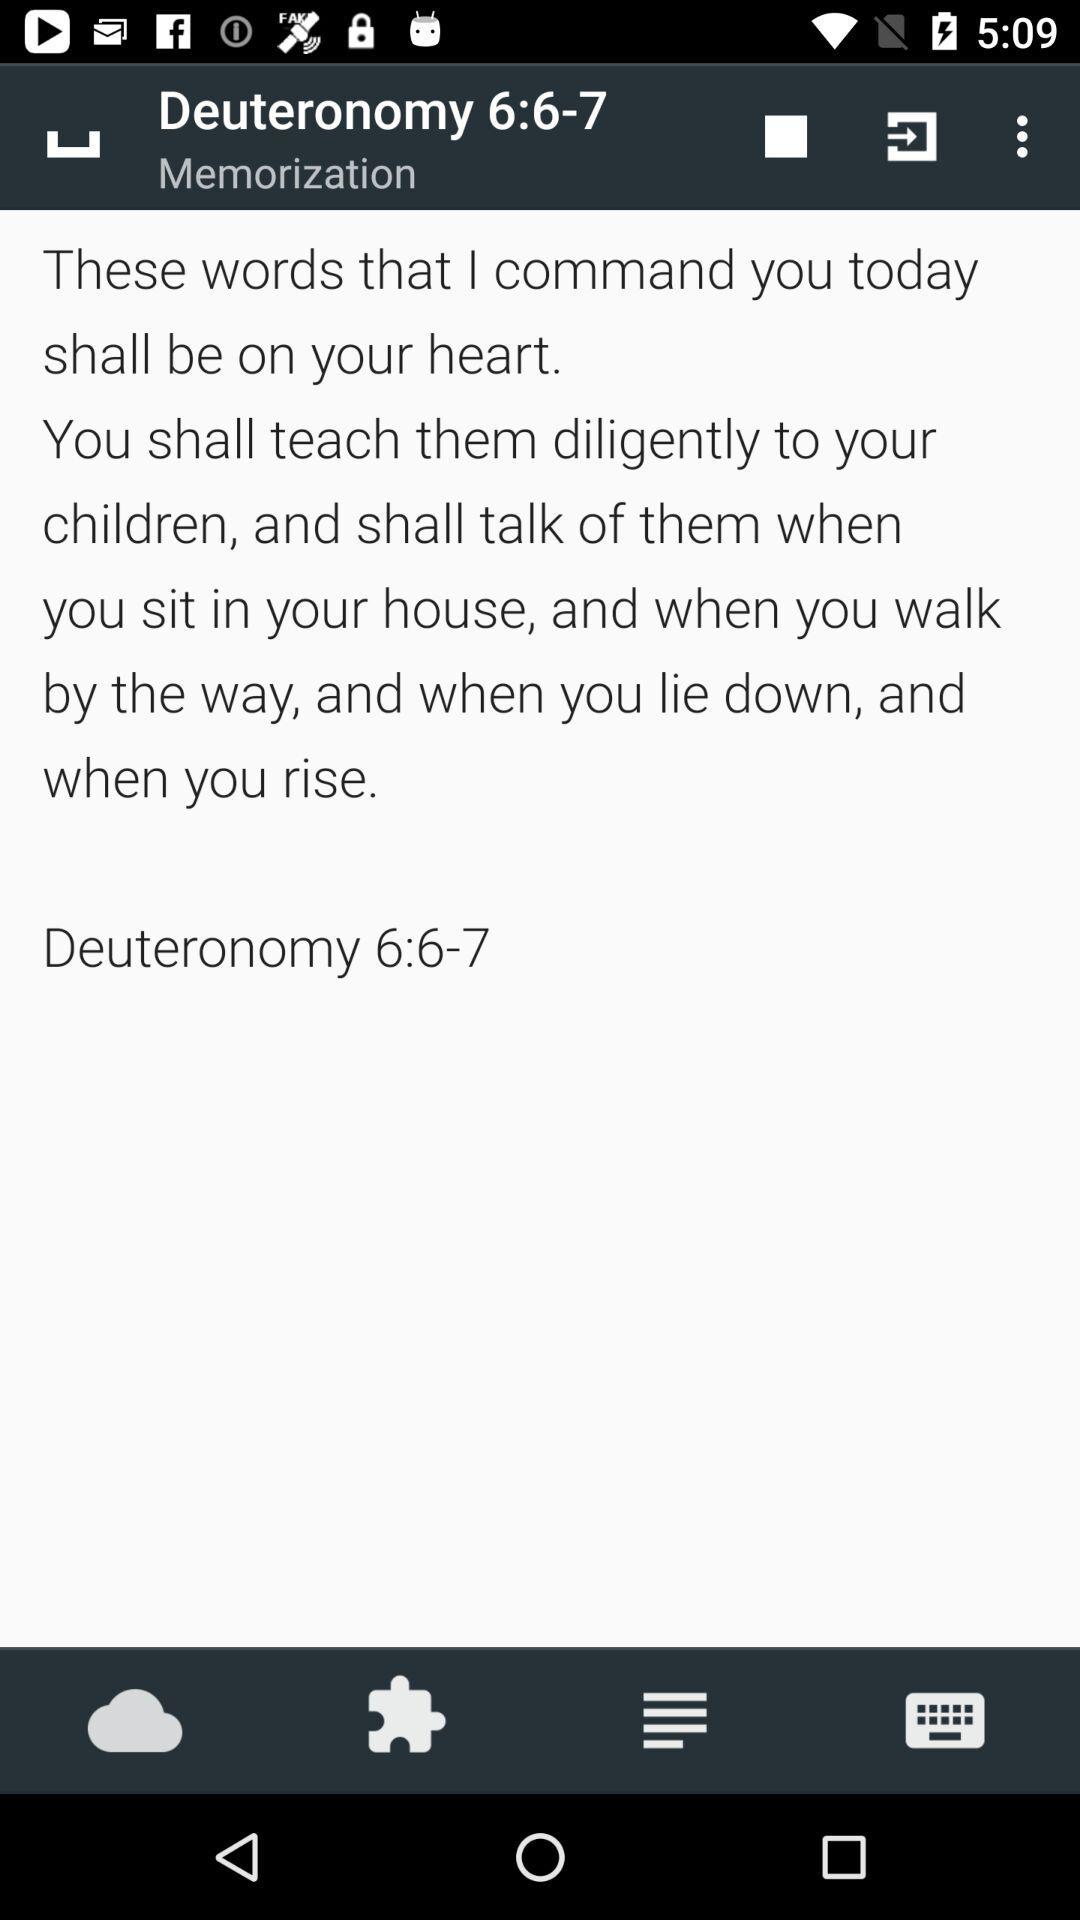 This screenshot has height=1920, width=1080. Describe the element at coordinates (72, 135) in the screenshot. I see `the app next to deuteronomy 6 6 app` at that location.